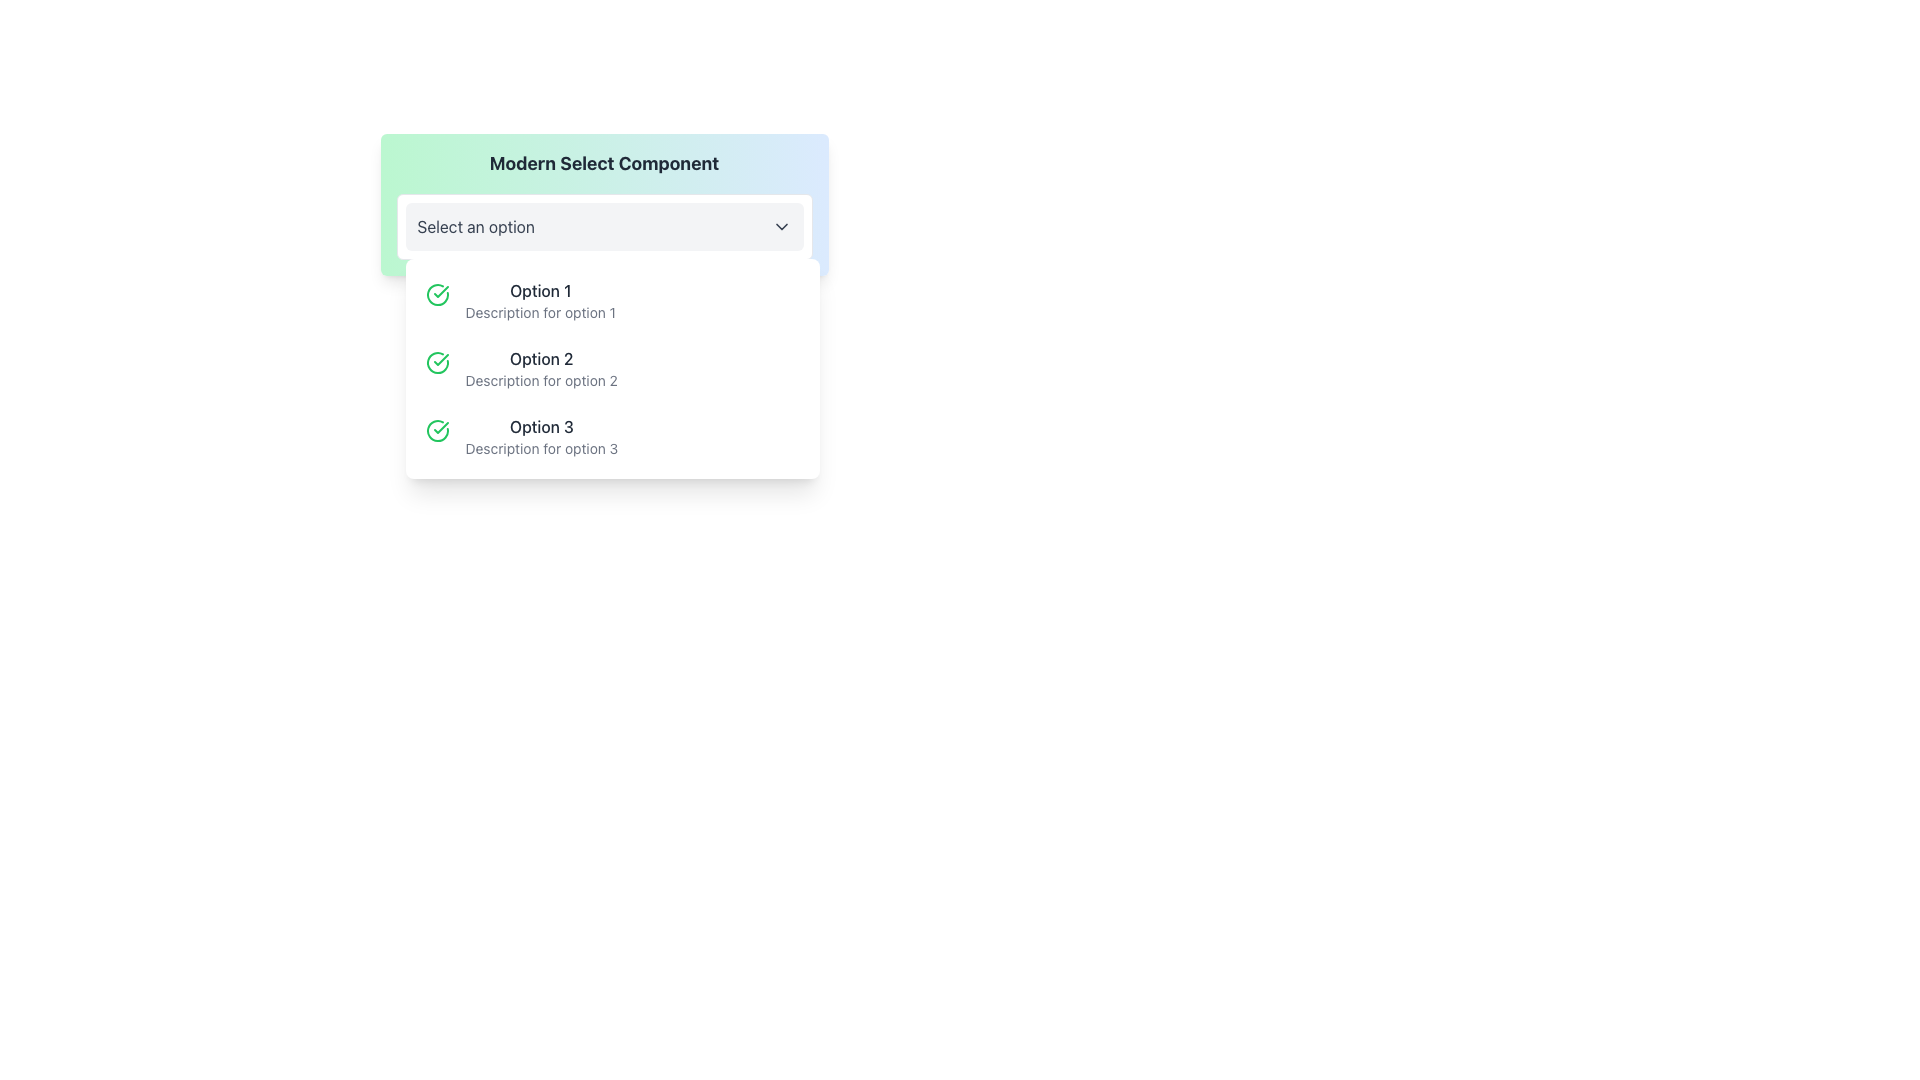 This screenshot has width=1920, height=1080. Describe the element at coordinates (541, 435) in the screenshot. I see `the third option in the dropdown menu` at that location.